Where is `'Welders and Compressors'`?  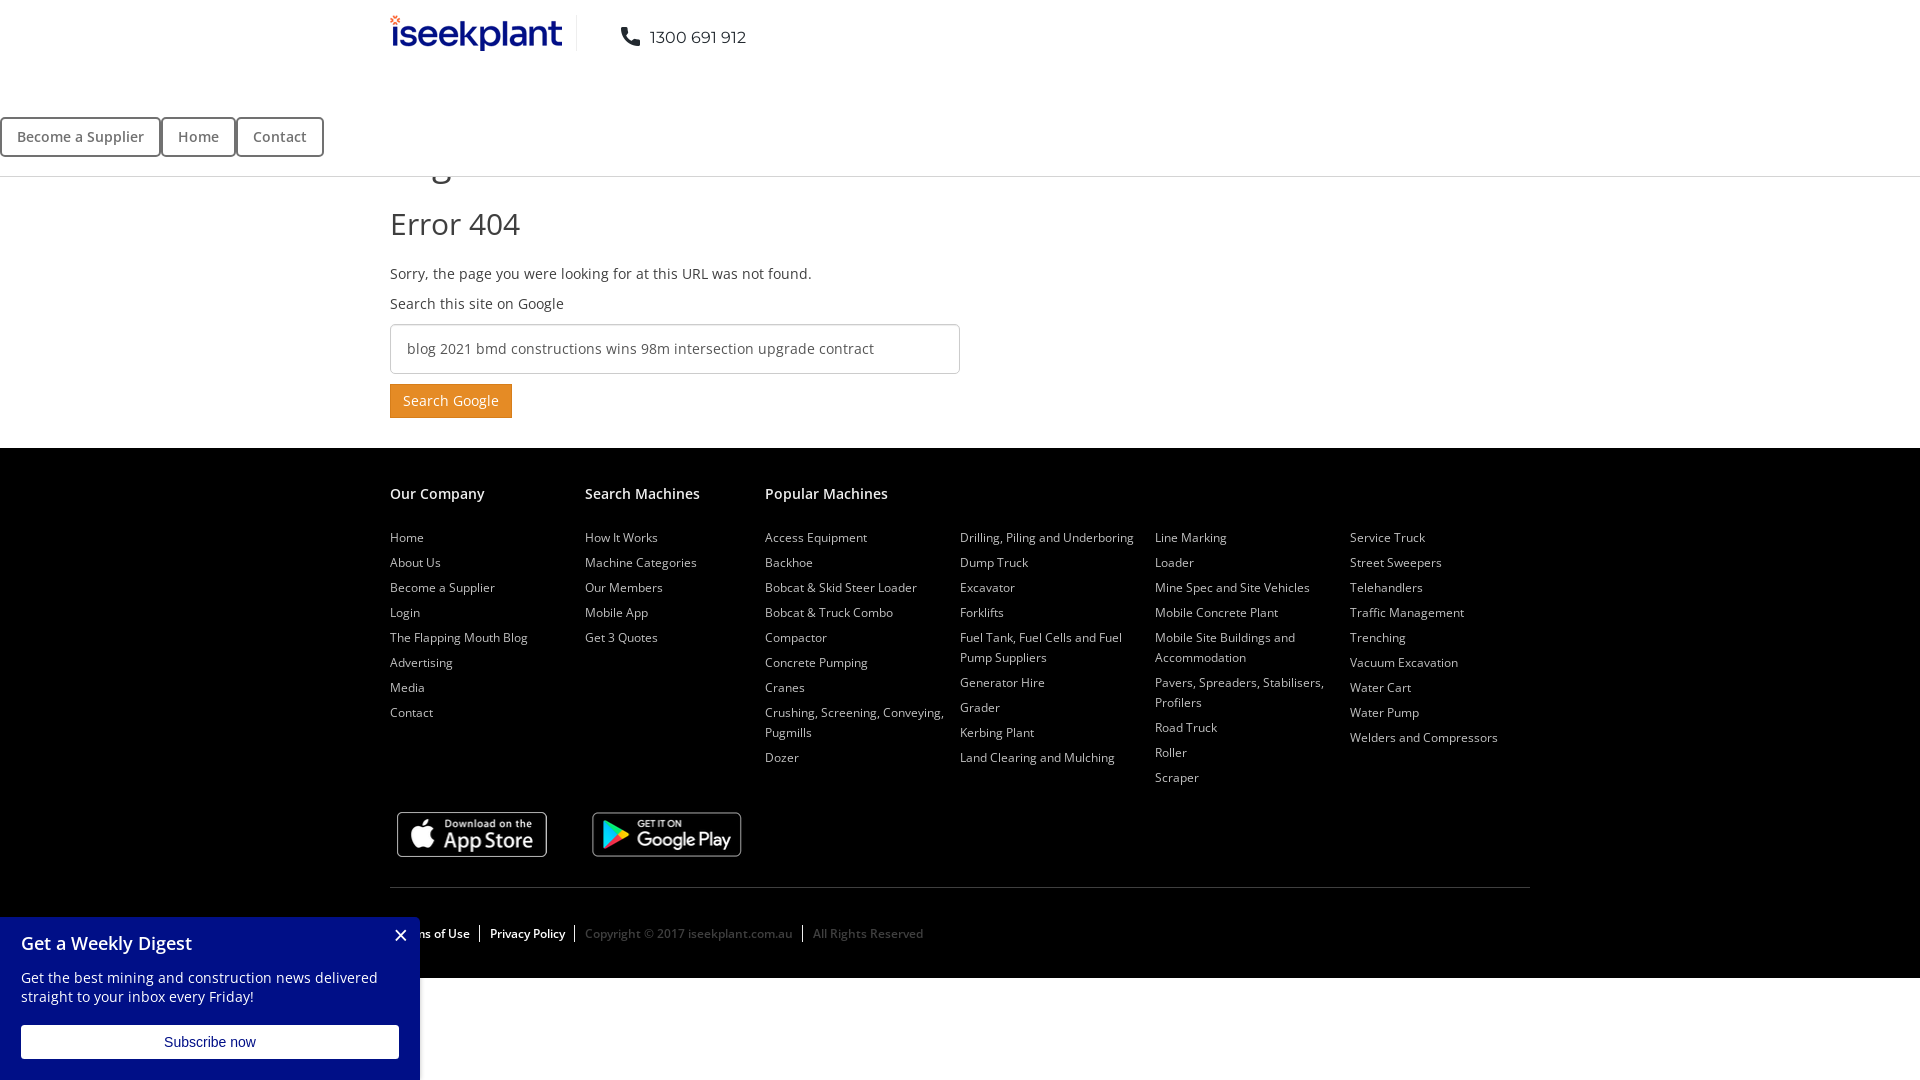 'Welders and Compressors' is located at coordinates (1423, 737).